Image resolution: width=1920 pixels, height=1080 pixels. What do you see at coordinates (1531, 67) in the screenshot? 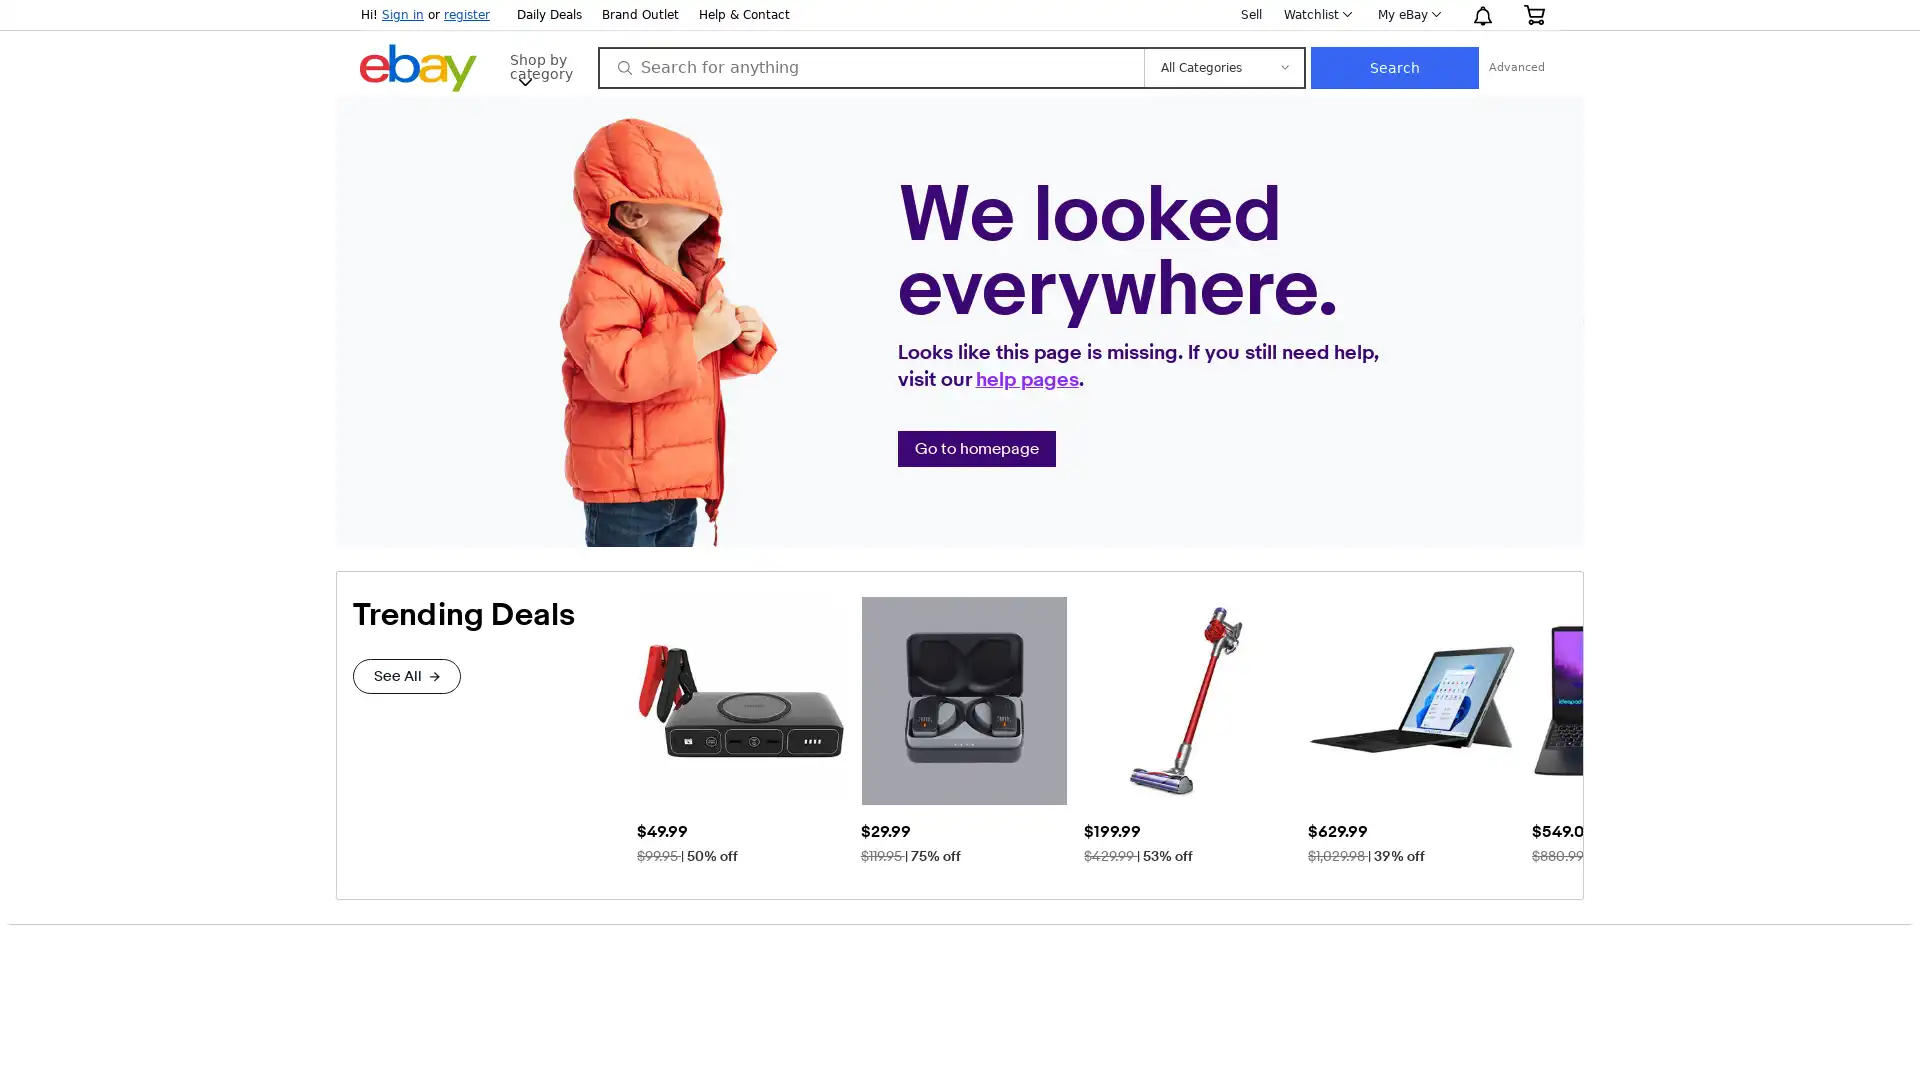
I see `Search` at bounding box center [1531, 67].